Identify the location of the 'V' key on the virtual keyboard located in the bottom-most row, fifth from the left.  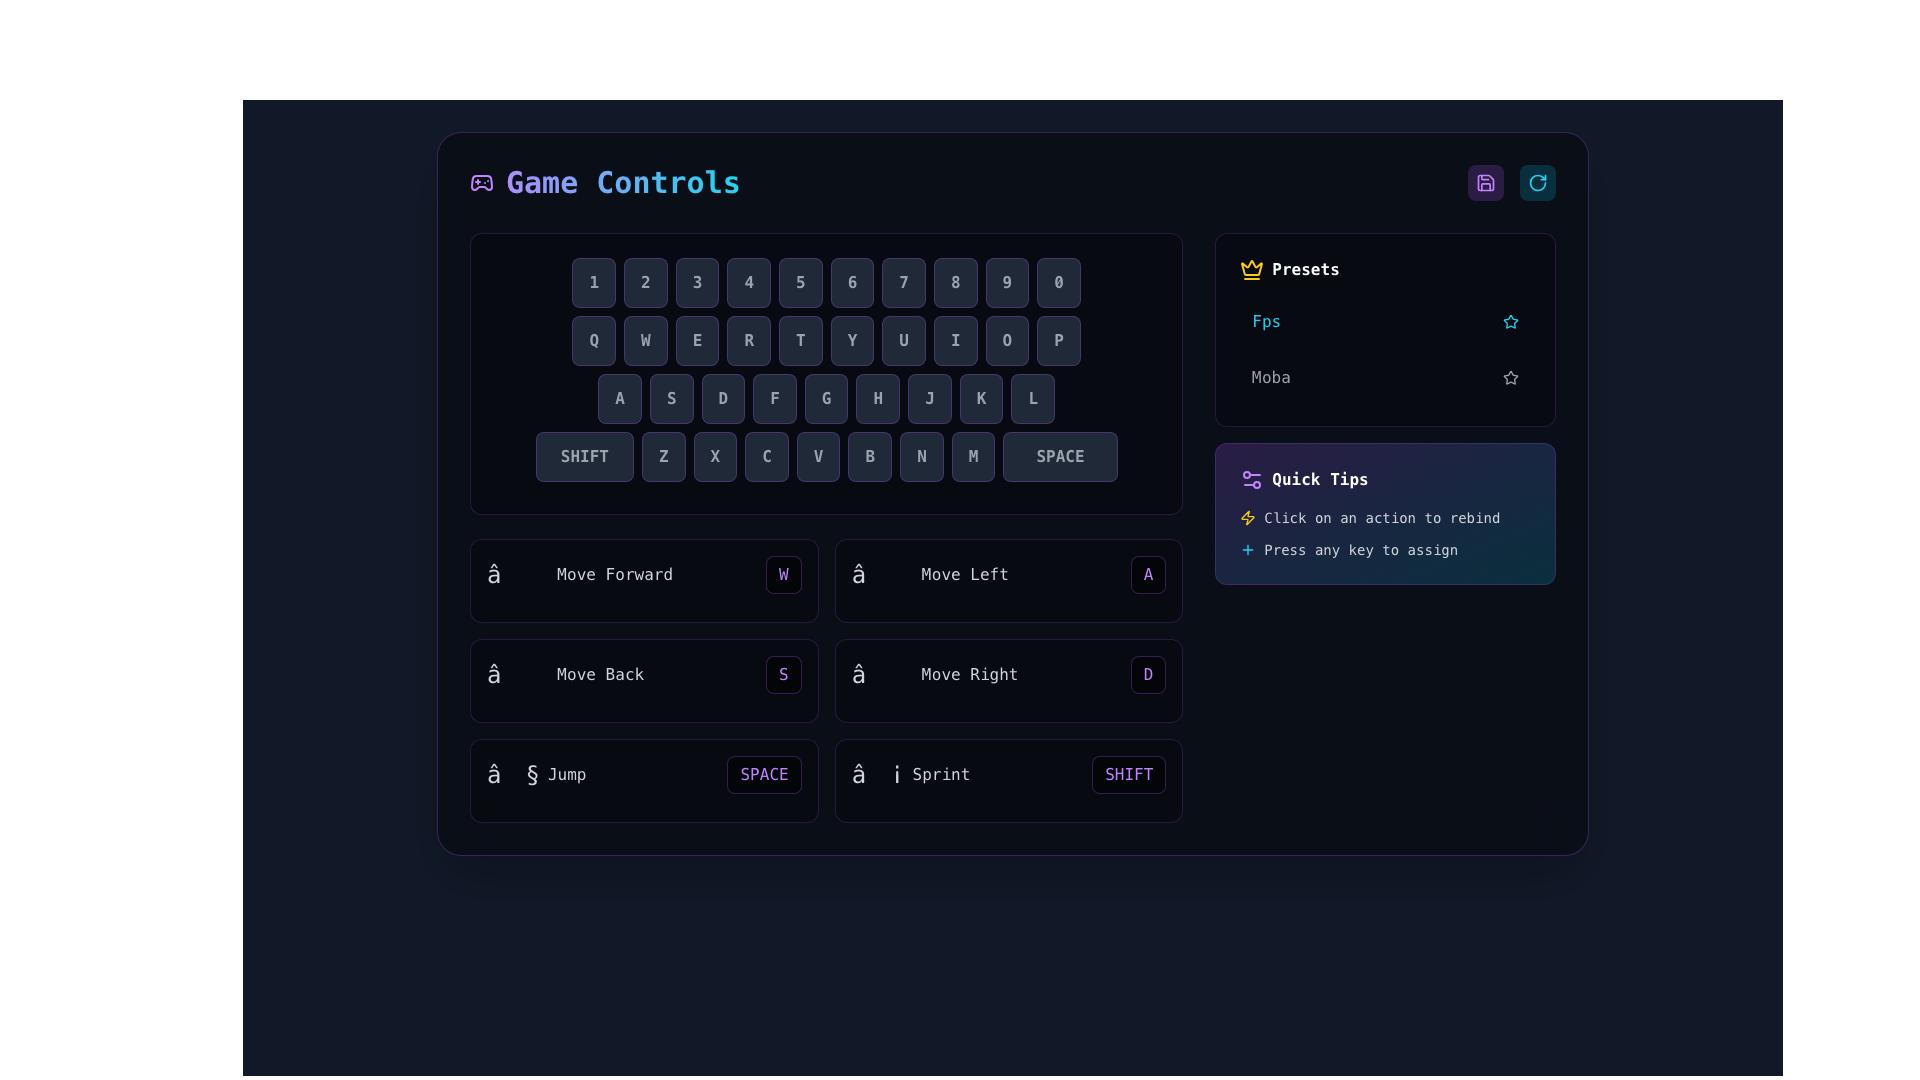
(826, 456).